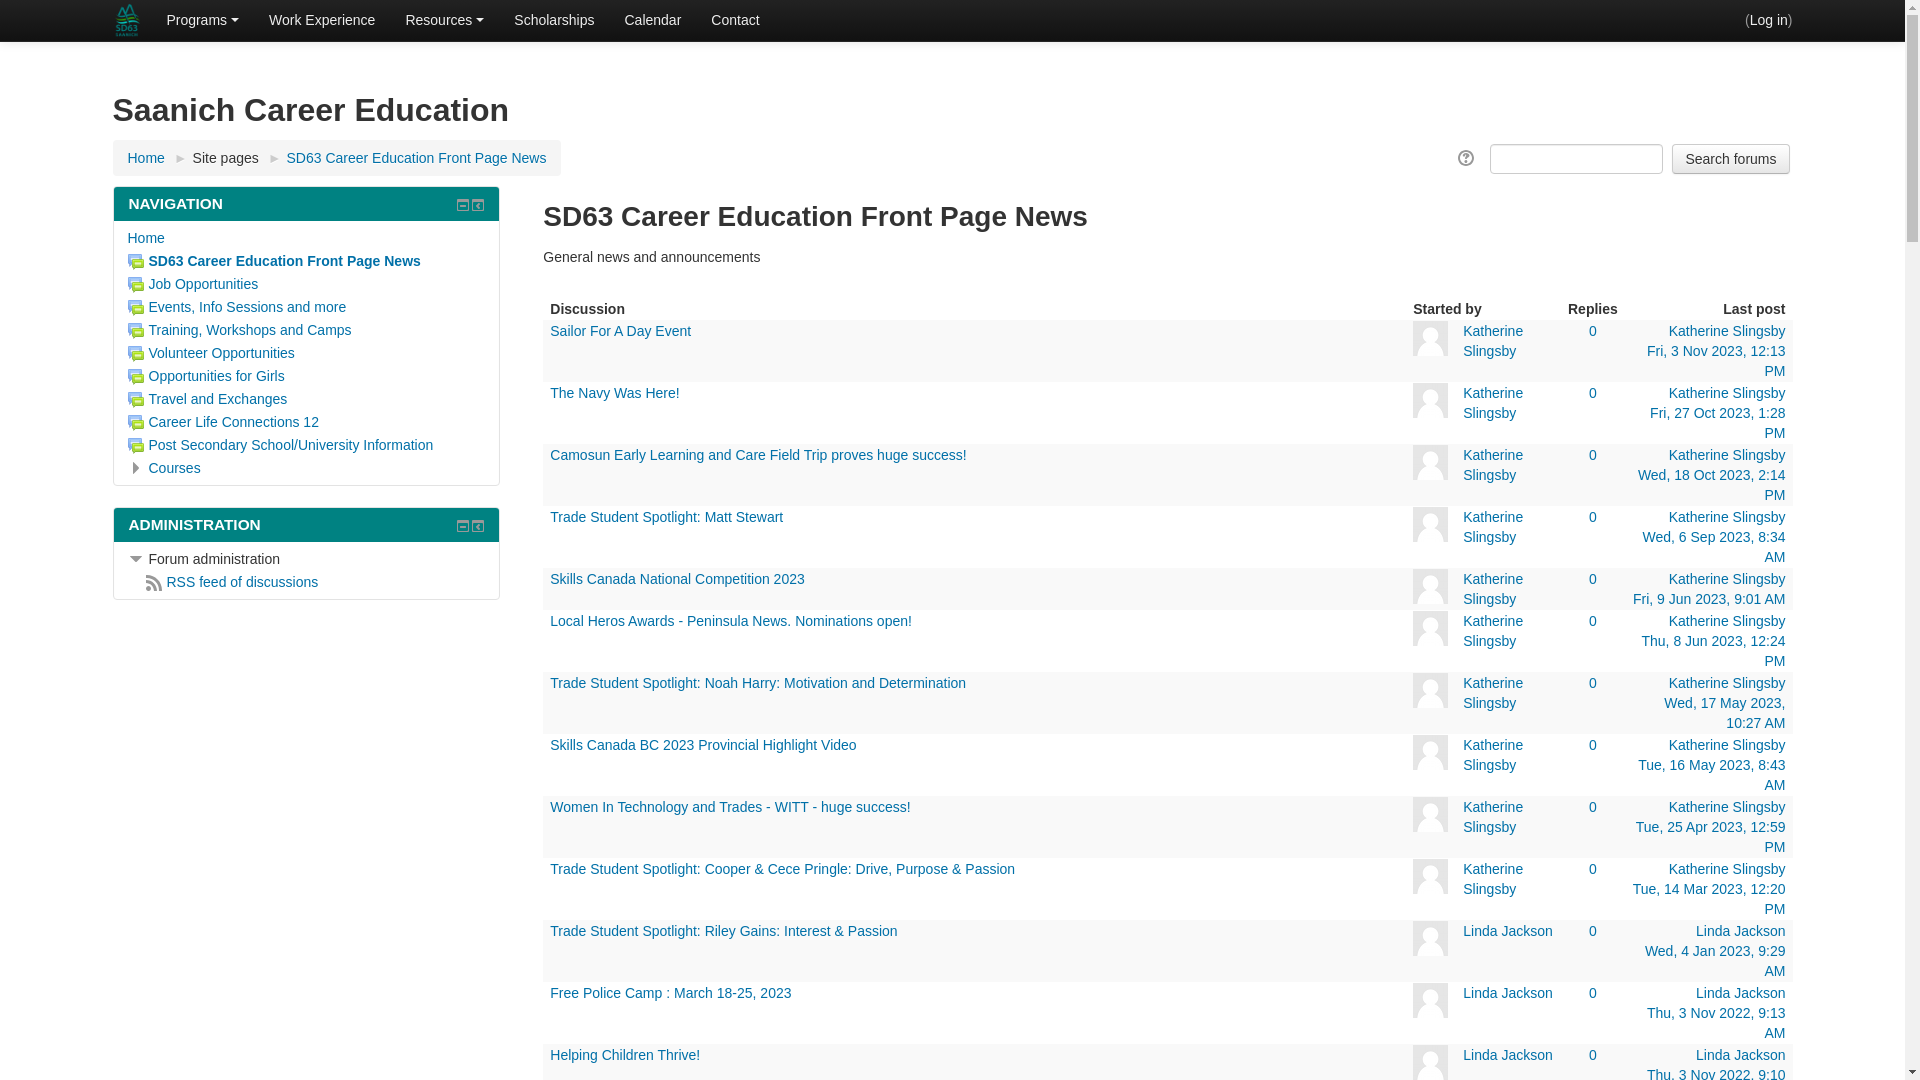 This screenshot has width=1920, height=1080. What do you see at coordinates (702, 744) in the screenshot?
I see `'Skills Canada BC 2023 Provincial Highlight Video'` at bounding box center [702, 744].